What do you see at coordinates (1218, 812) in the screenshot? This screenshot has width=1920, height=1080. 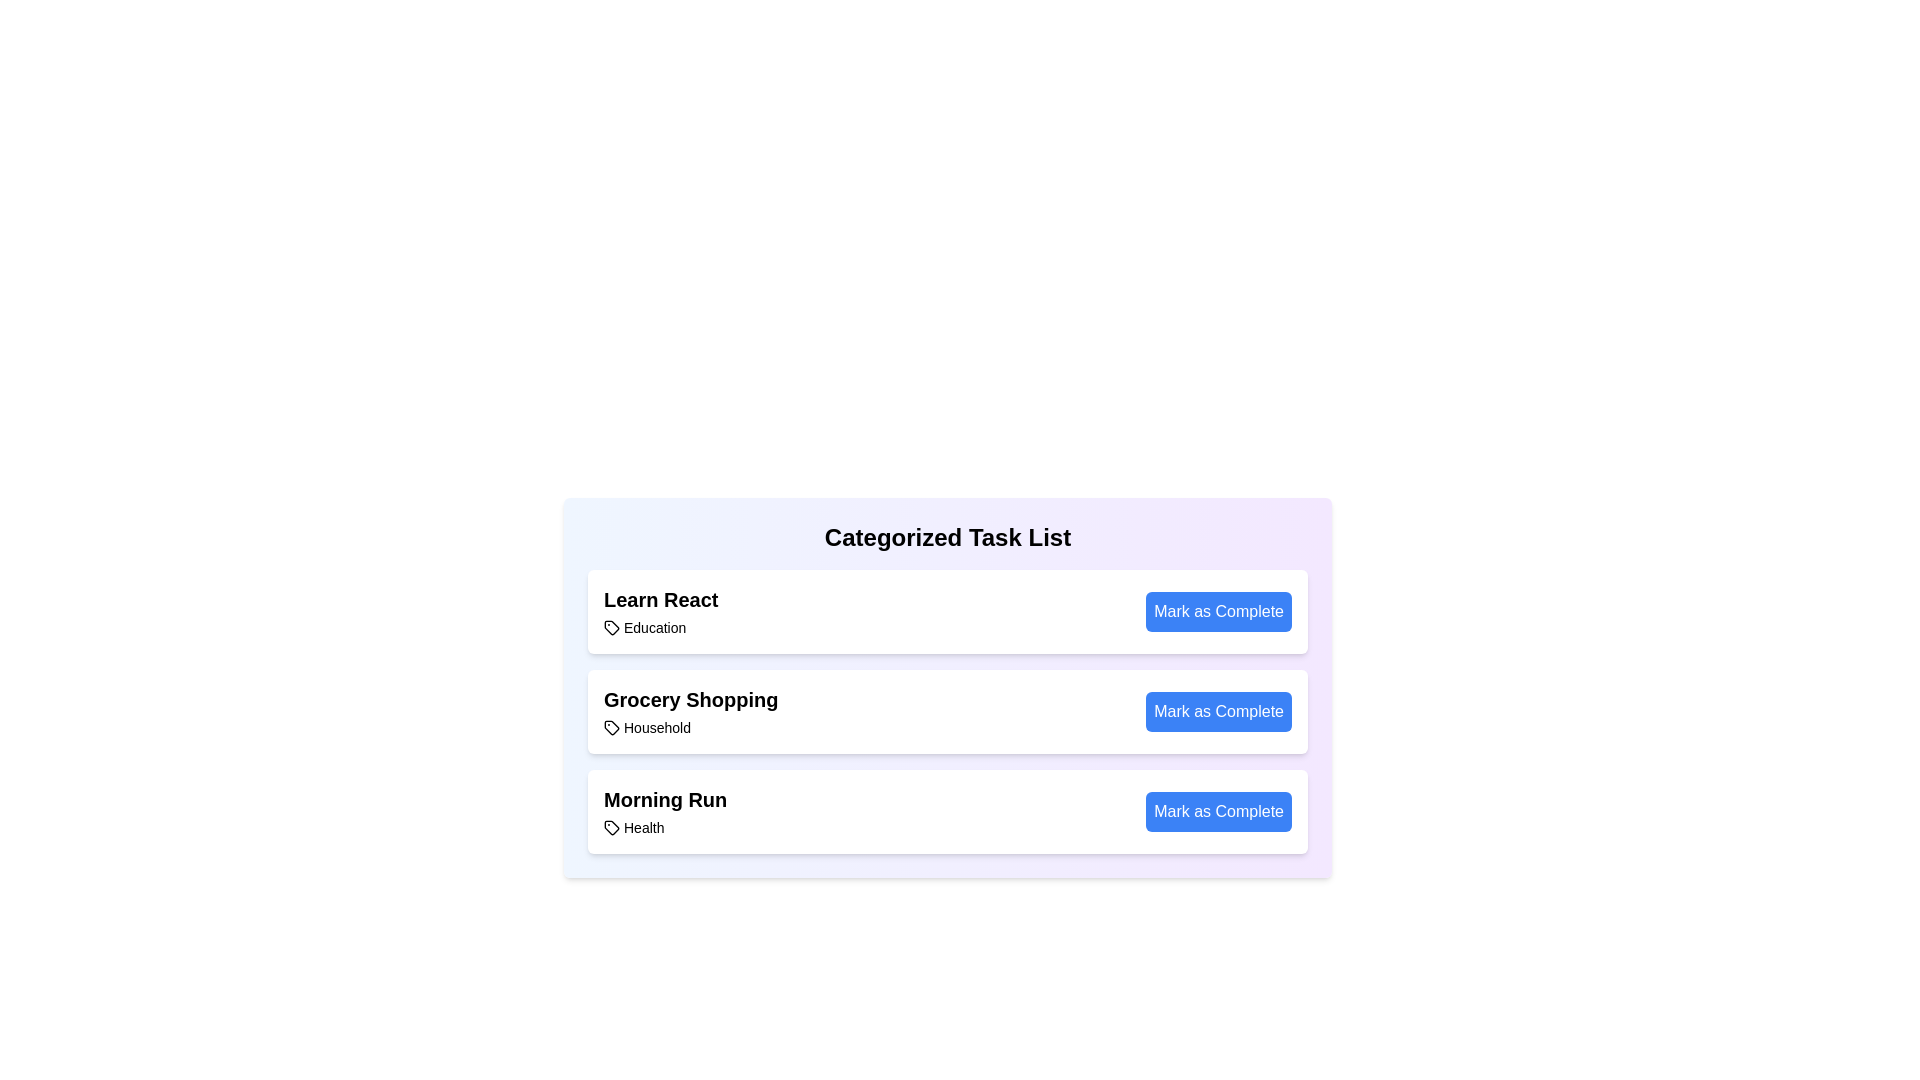 I see `the 'Mark as Complete' button for the task labeled 'Morning Run'` at bounding box center [1218, 812].